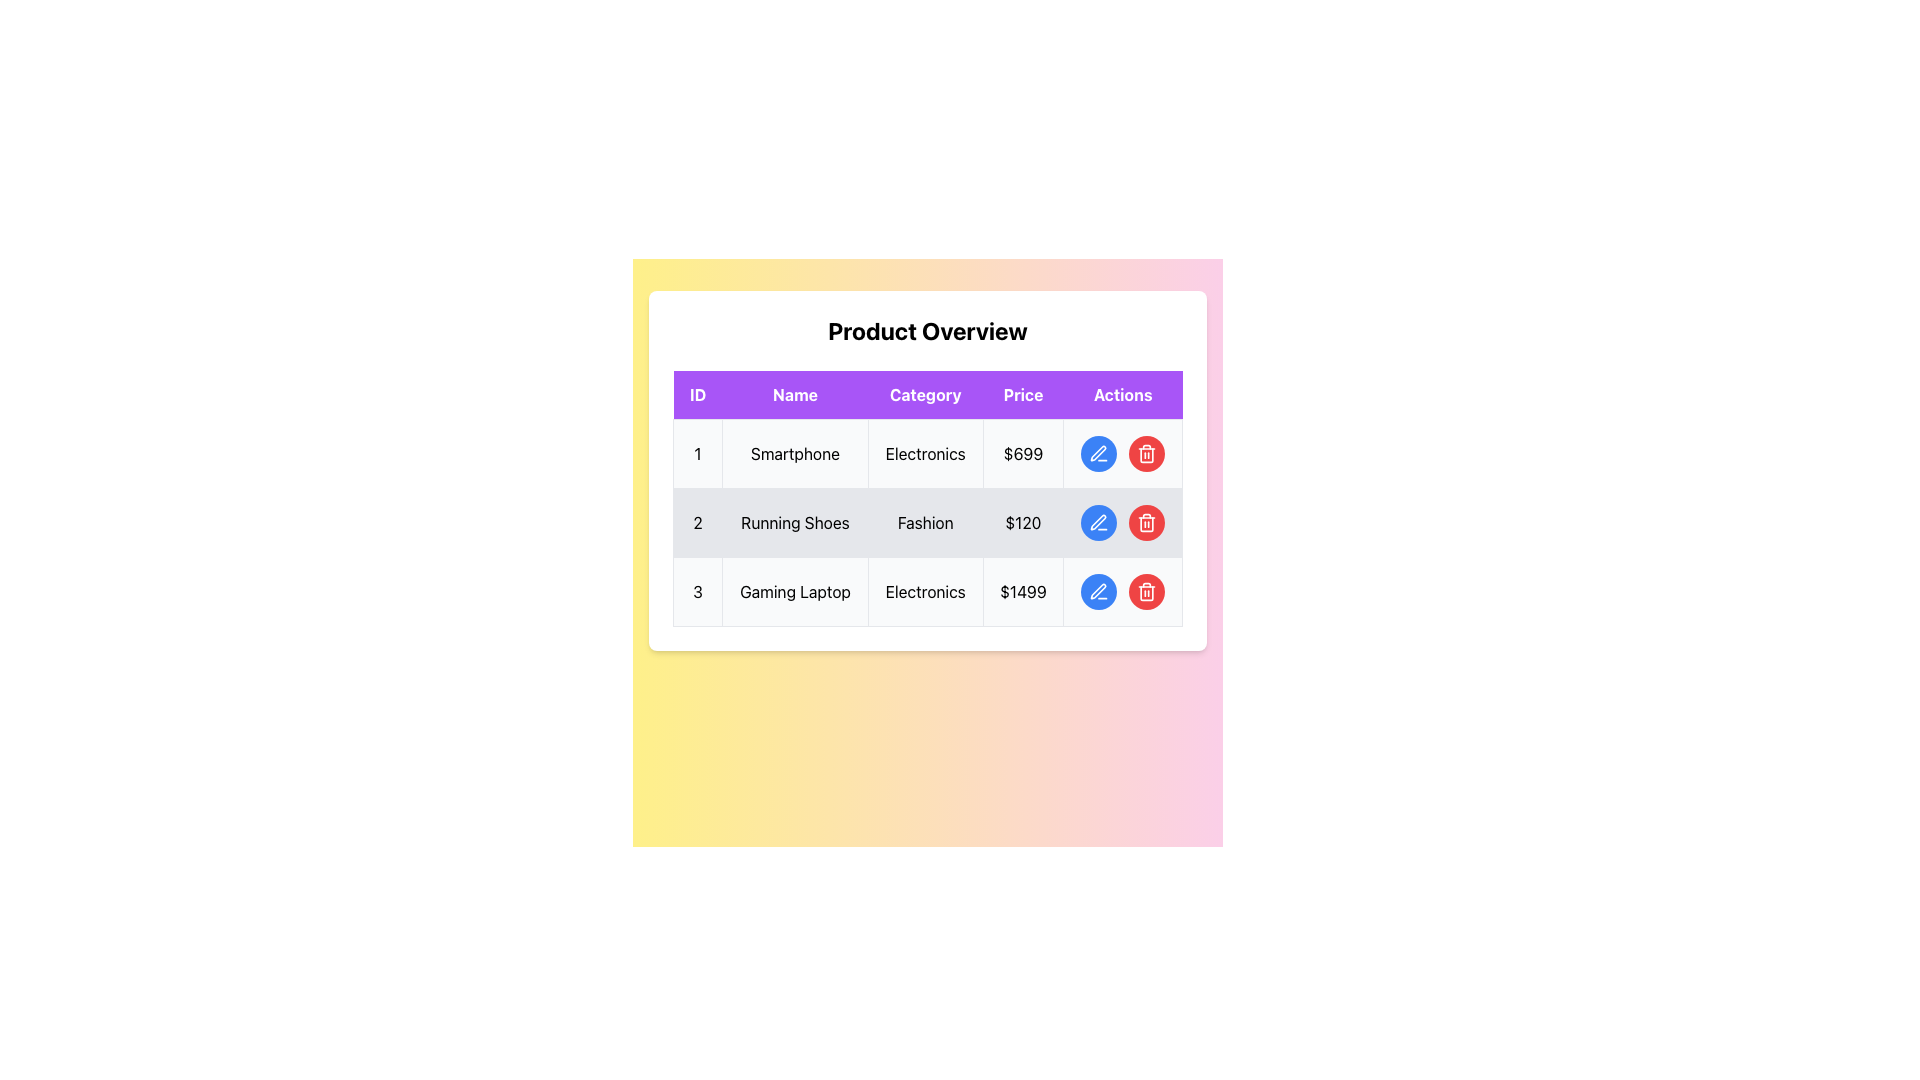  Describe the element at coordinates (1023, 454) in the screenshot. I see `the Text label displaying the price '$699' in the fourth column of the first row of the 'Product Overview' table` at that location.